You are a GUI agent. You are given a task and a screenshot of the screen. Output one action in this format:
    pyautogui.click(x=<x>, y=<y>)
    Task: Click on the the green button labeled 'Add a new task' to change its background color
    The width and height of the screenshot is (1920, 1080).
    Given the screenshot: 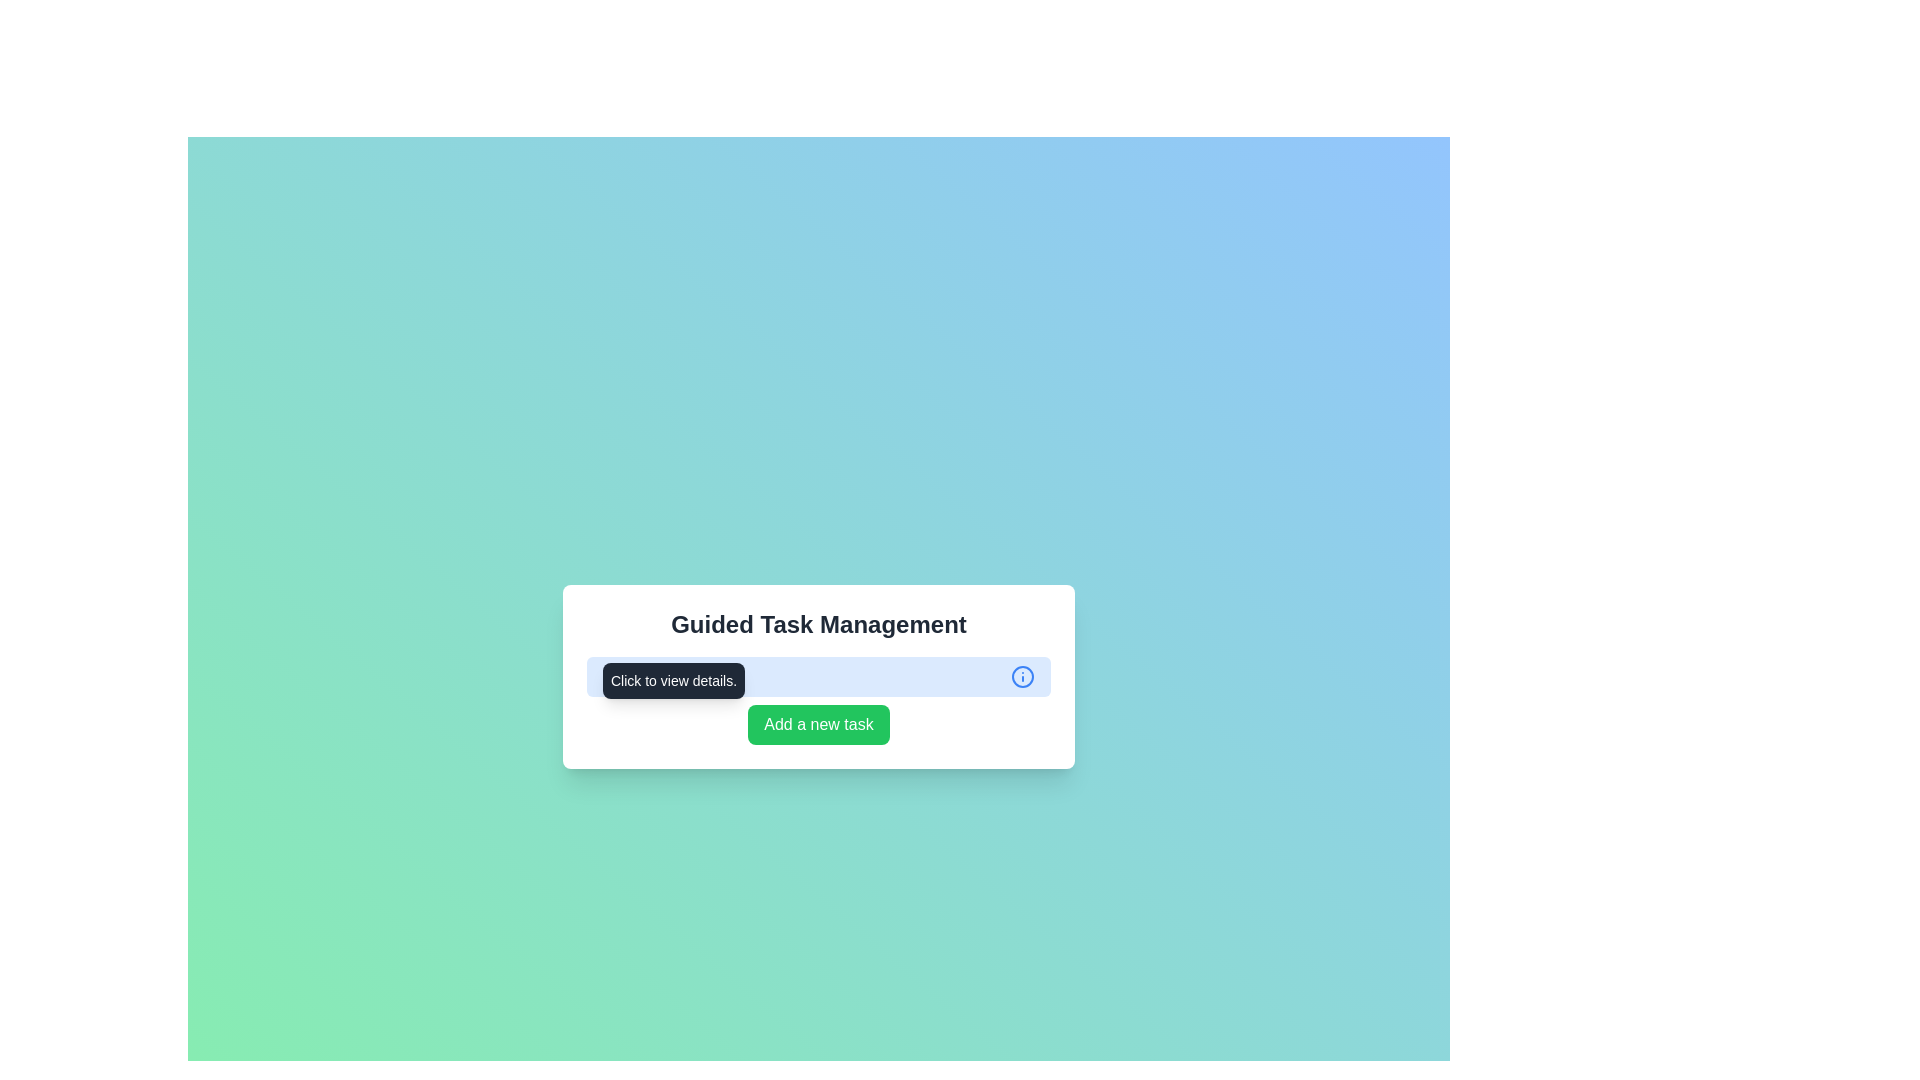 What is the action you would take?
    pyautogui.click(x=819, y=725)
    